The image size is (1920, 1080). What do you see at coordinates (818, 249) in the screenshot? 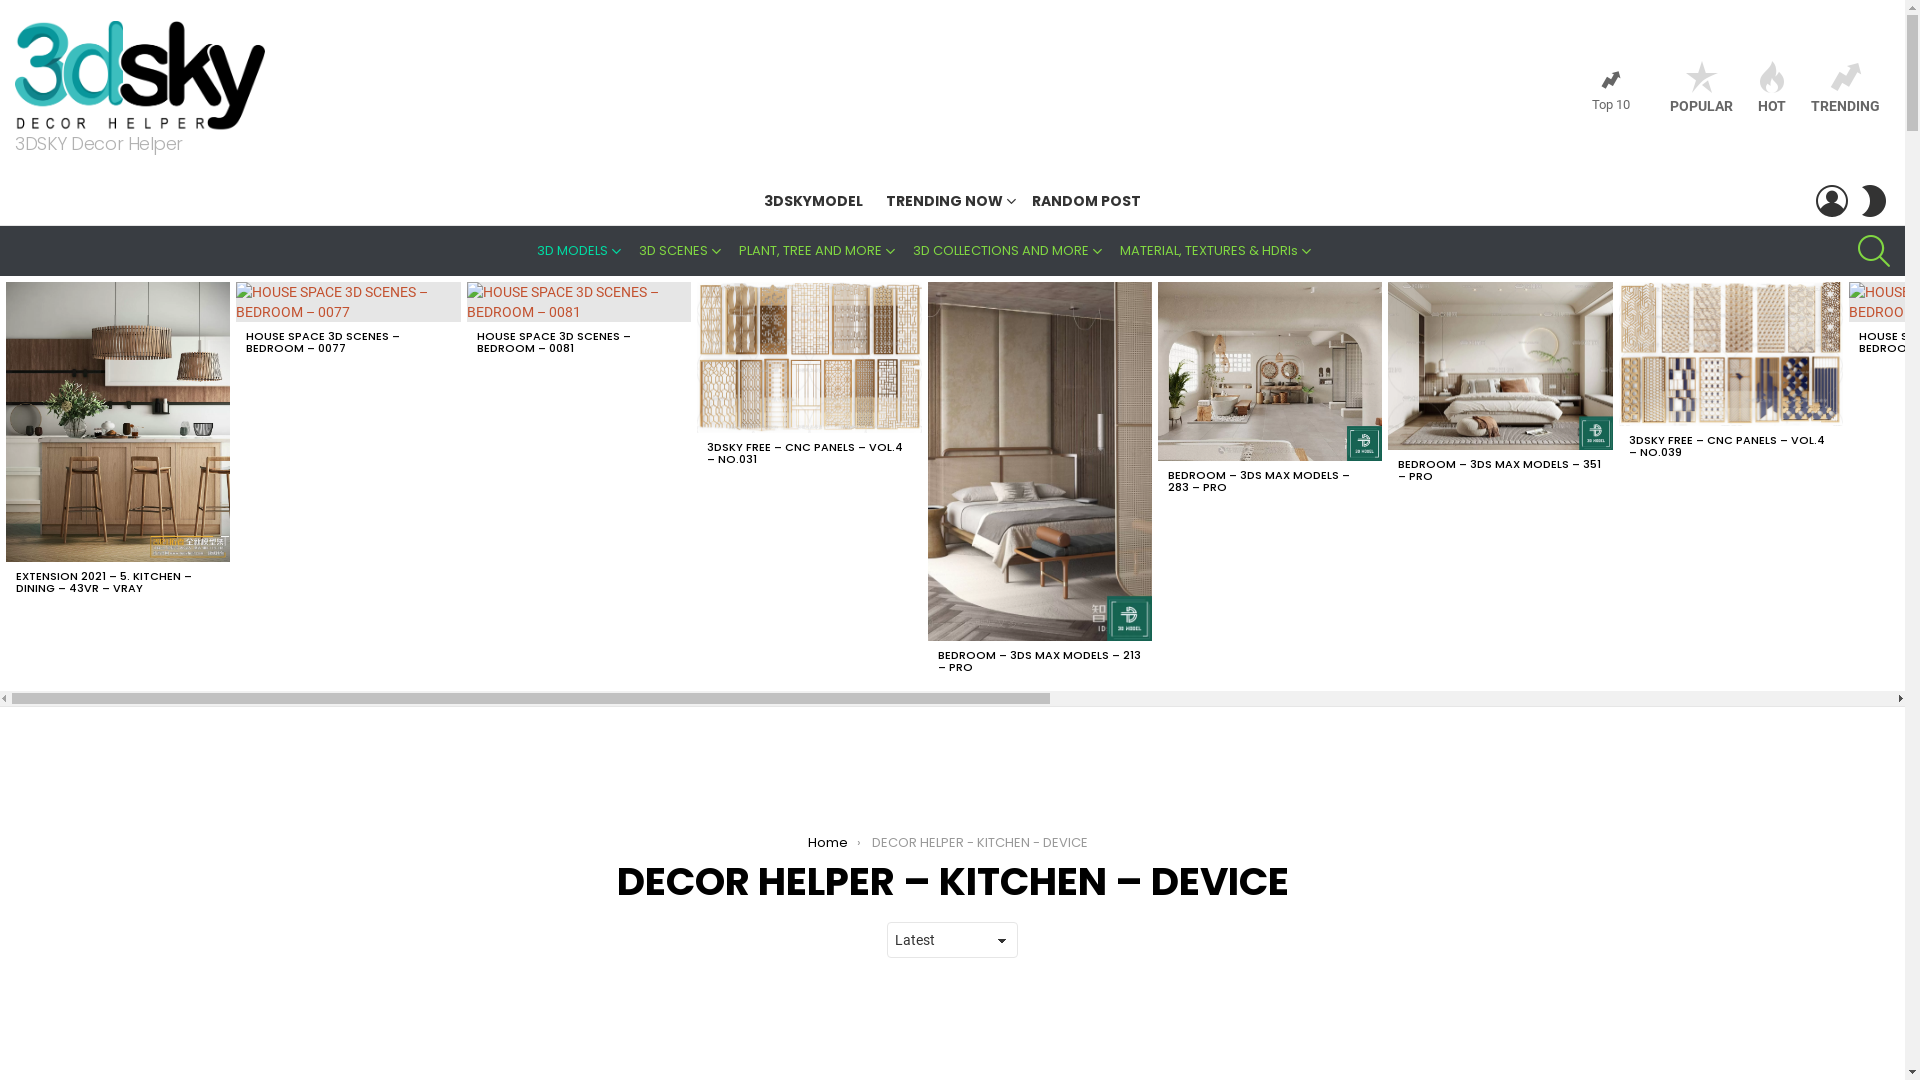
I see `'PLANT, TREE AND MORE'` at bounding box center [818, 249].